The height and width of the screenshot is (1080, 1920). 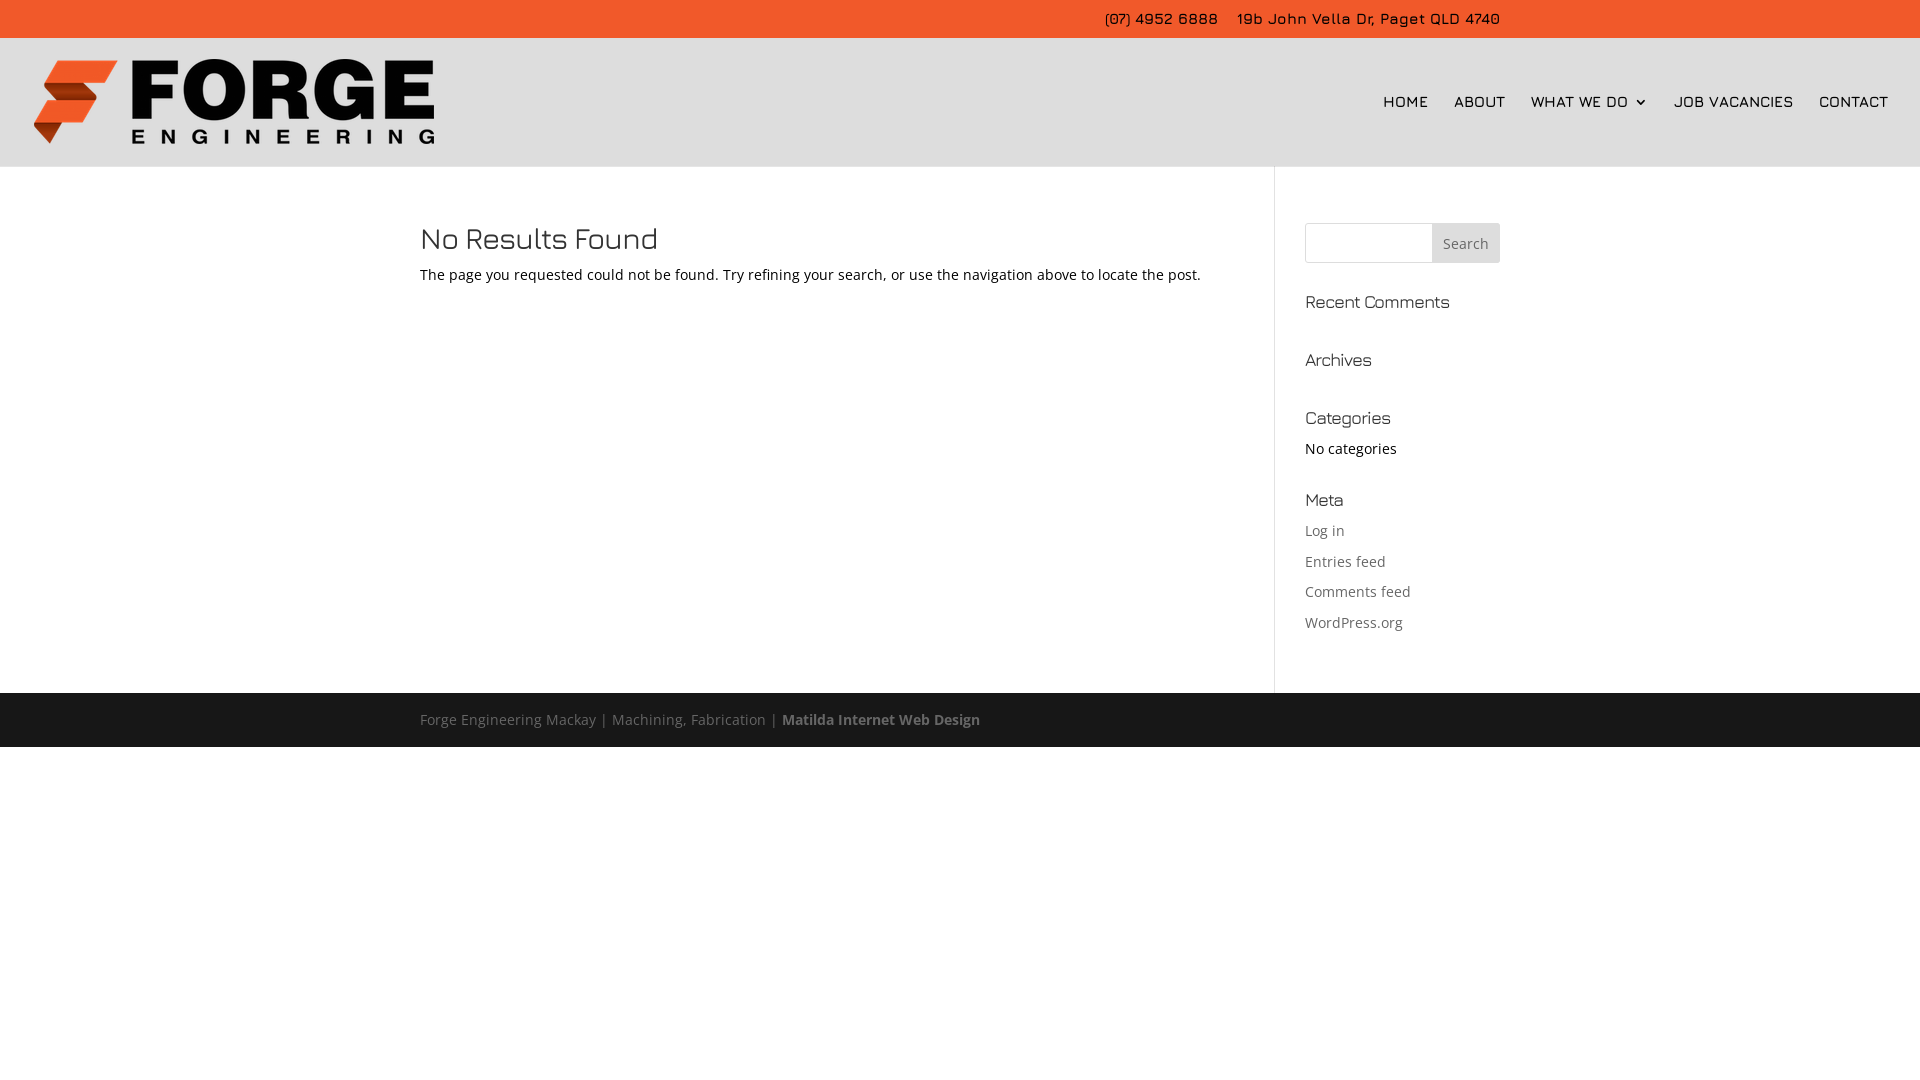 I want to click on 'HOME', so click(x=1404, y=129).